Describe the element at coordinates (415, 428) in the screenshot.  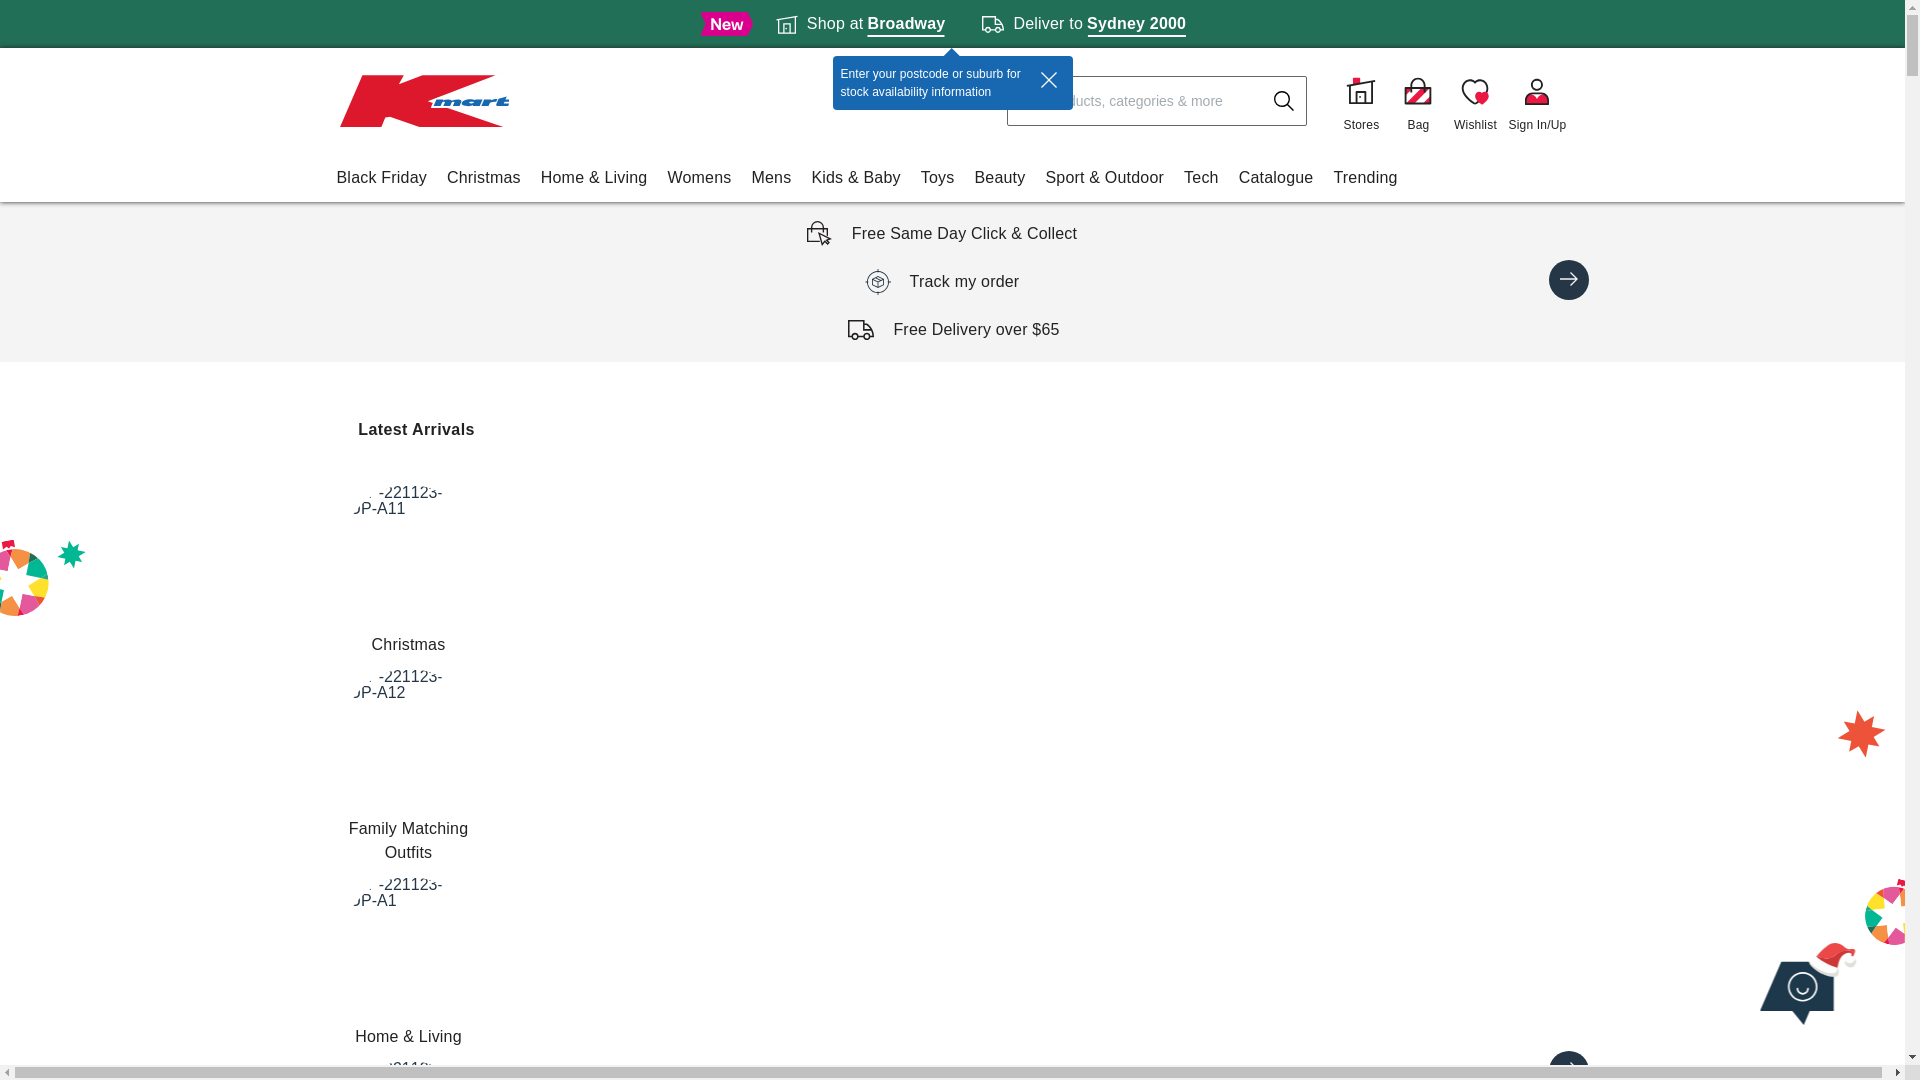
I see `'Latest Arrivals'` at that location.